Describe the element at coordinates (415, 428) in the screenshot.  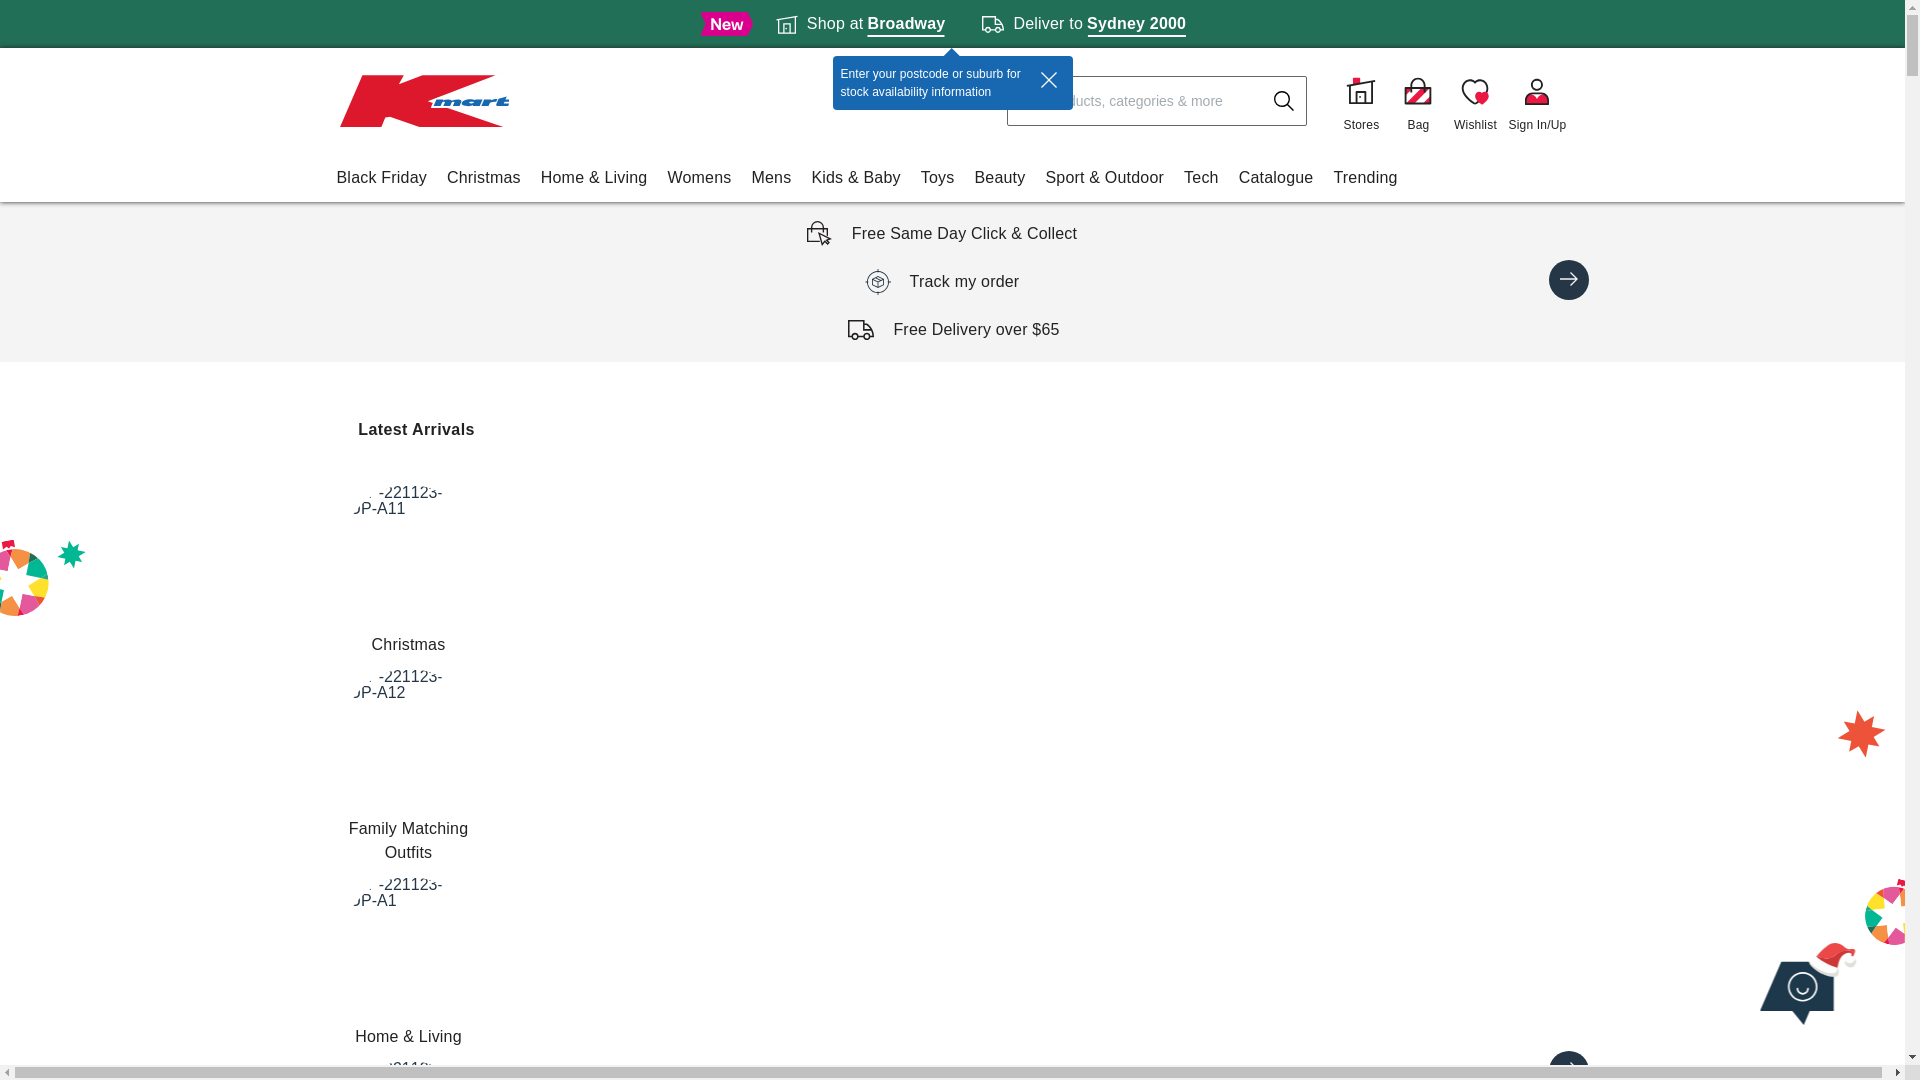
I see `'Latest Arrivals'` at that location.